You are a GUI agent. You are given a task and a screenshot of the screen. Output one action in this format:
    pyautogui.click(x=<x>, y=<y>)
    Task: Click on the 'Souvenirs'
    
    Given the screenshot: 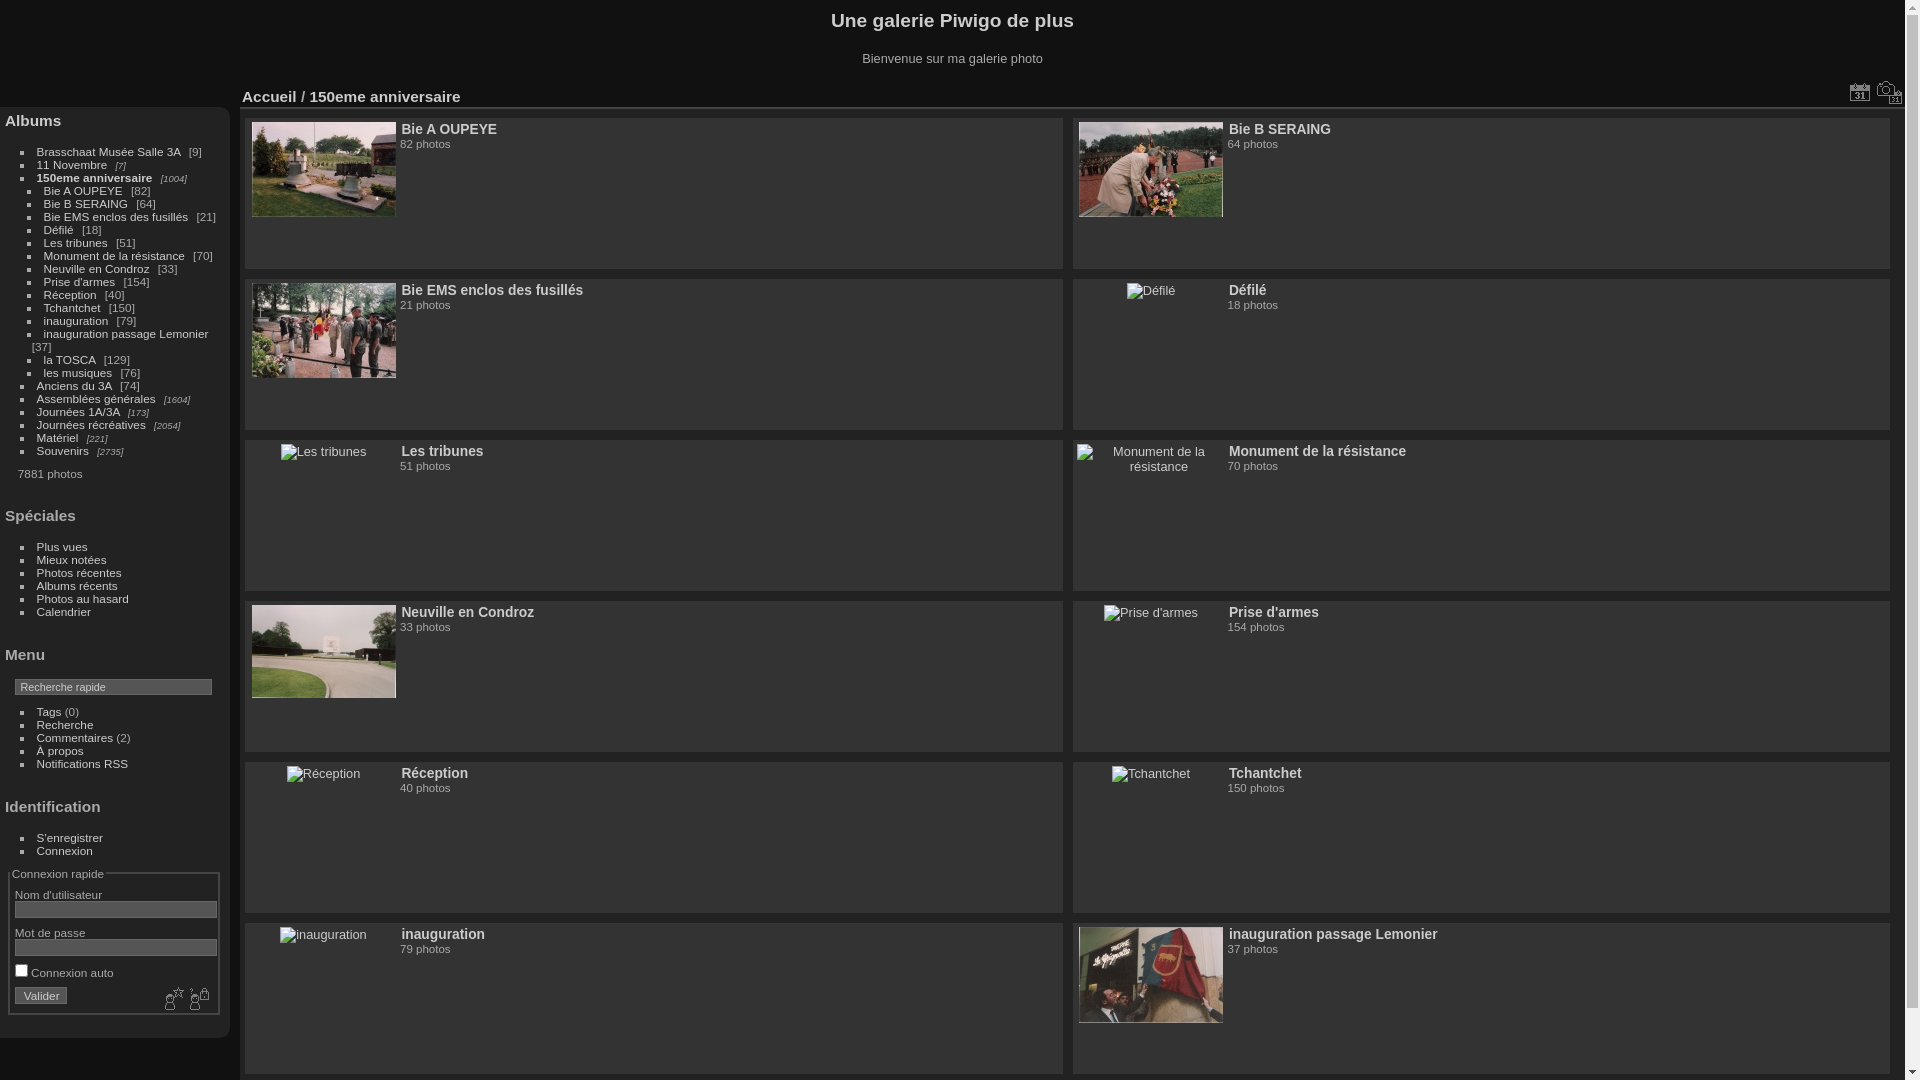 What is the action you would take?
    pyautogui.click(x=37, y=450)
    